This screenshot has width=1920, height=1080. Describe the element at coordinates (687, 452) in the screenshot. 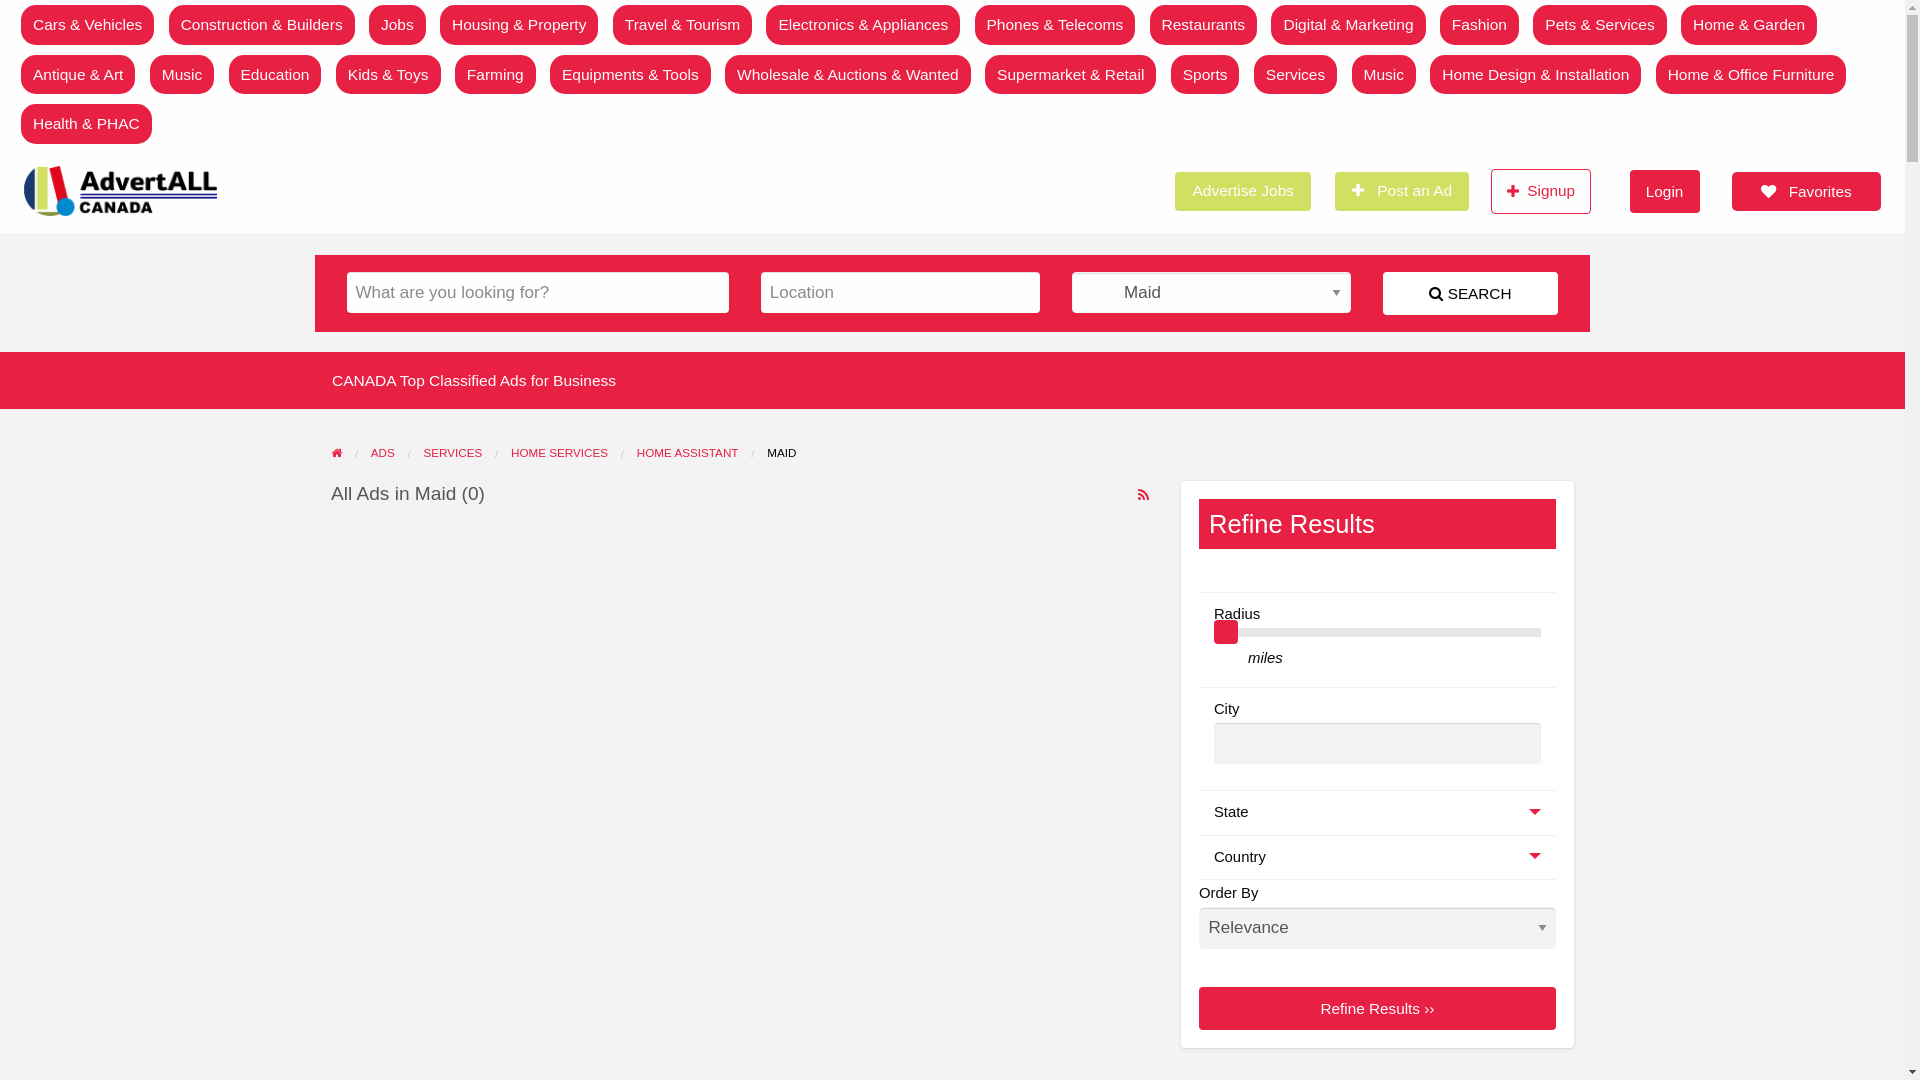

I see `'HOME ASSISTANT'` at that location.